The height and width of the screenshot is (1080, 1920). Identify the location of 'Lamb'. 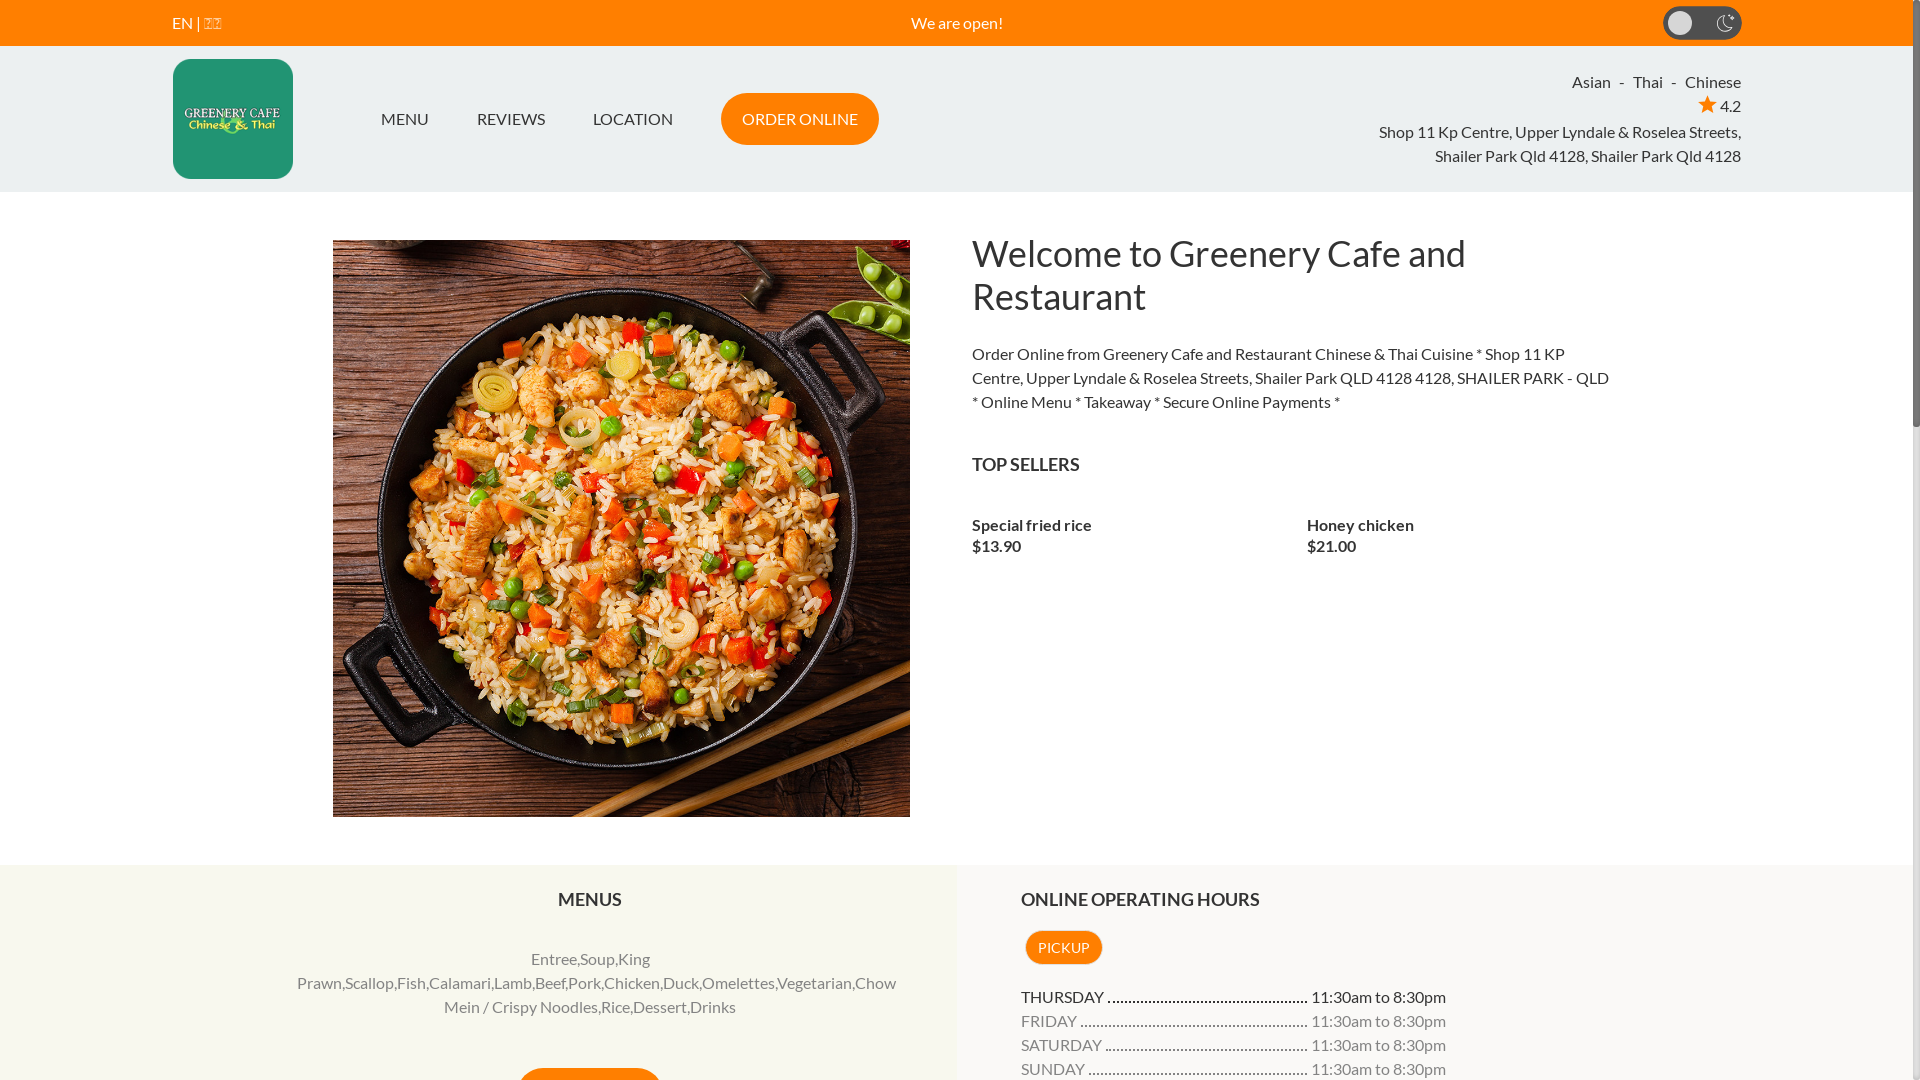
(513, 981).